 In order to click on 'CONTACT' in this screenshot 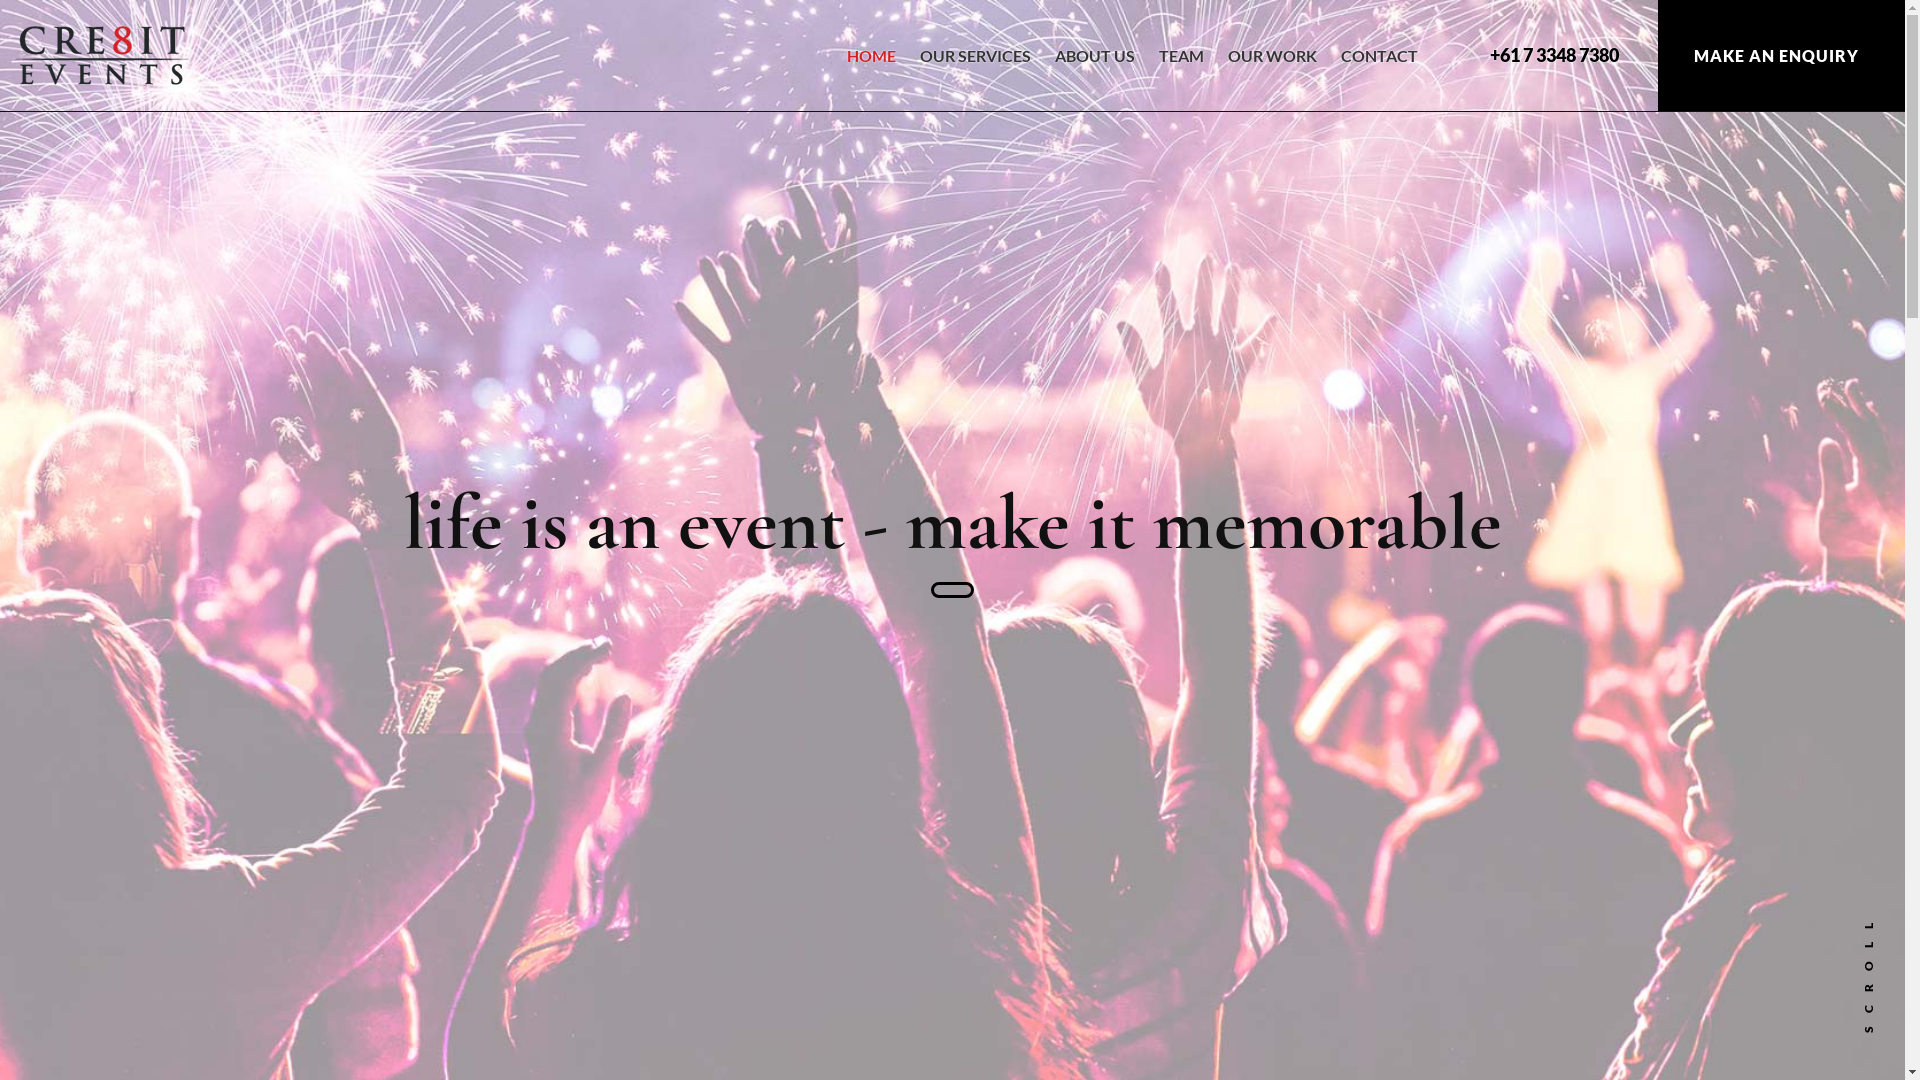, I will do `click(1378, 70)`.